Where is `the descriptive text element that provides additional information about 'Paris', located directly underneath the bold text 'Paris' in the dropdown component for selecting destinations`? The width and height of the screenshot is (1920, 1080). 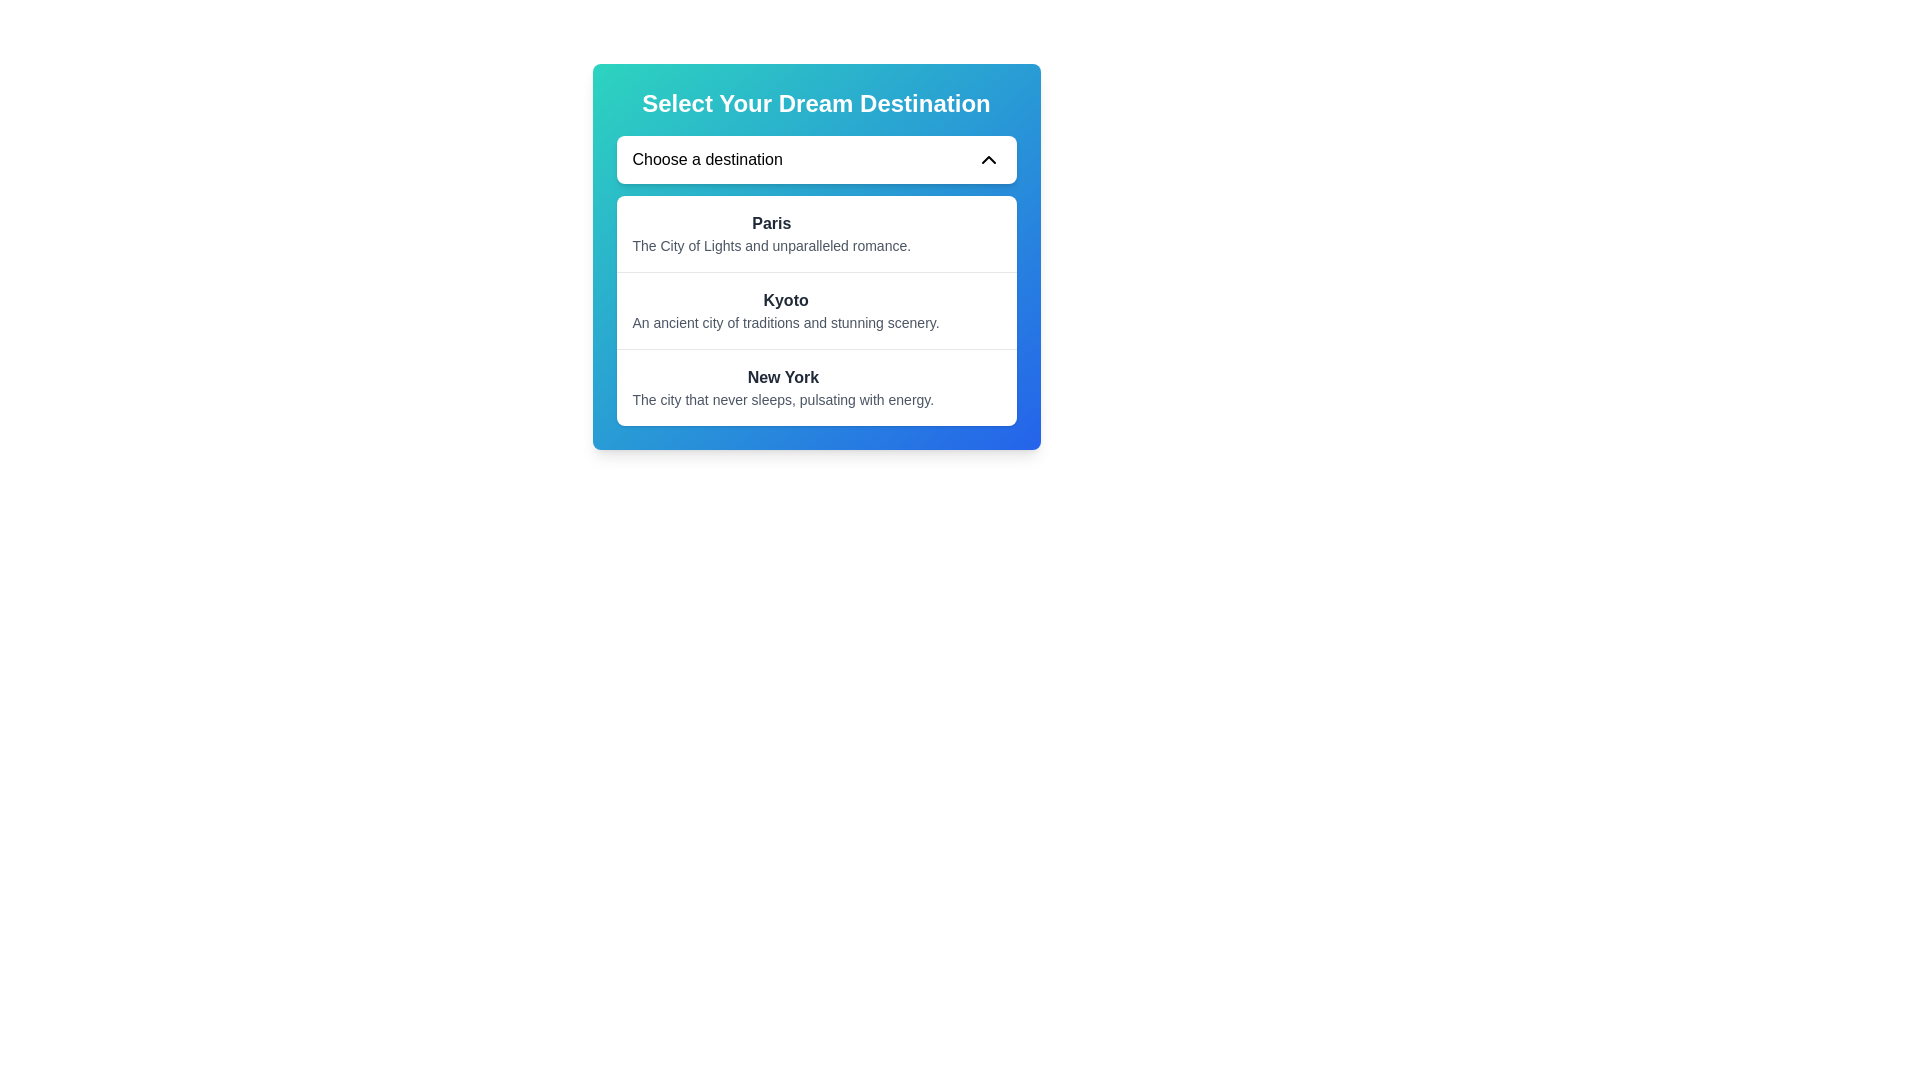 the descriptive text element that provides additional information about 'Paris', located directly underneath the bold text 'Paris' in the dropdown component for selecting destinations is located at coordinates (770, 245).